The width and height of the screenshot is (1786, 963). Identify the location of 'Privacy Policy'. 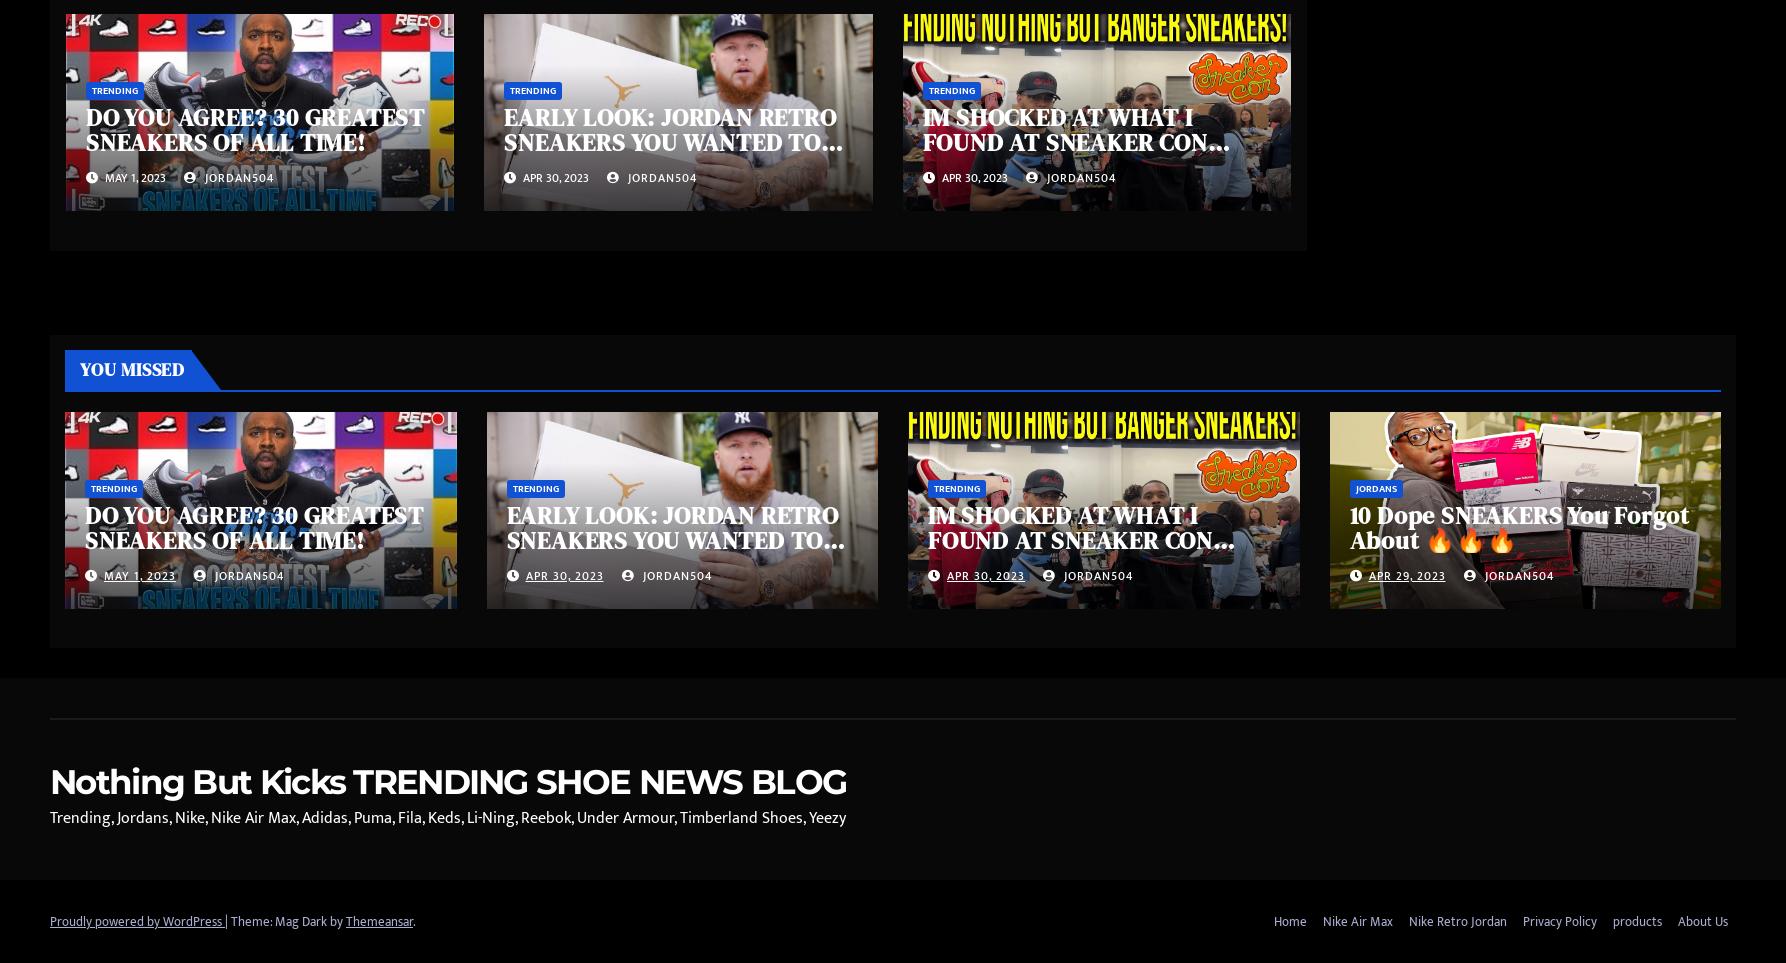
(1560, 921).